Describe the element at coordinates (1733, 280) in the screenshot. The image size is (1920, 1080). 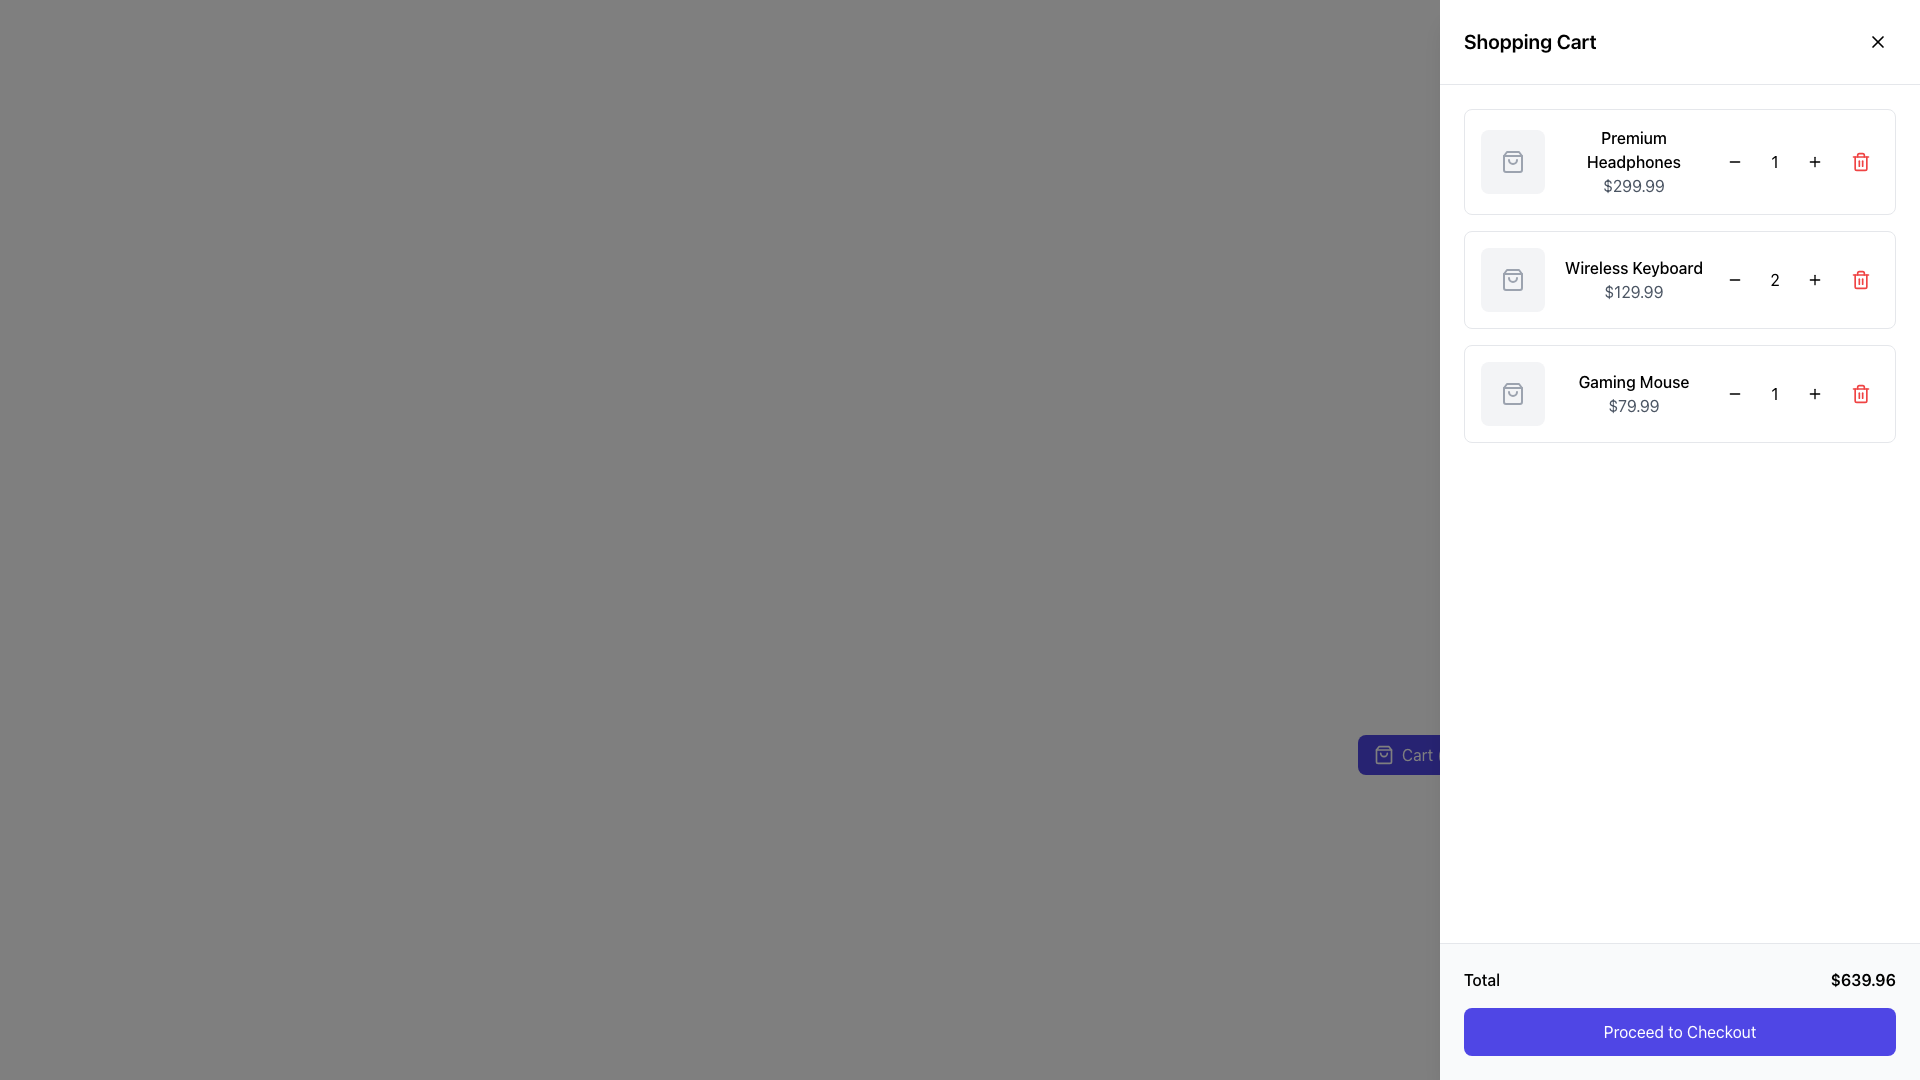
I see `the decrement button (minus icon) for the 'Wireless Keyboard' item in the shopping cart to decrease the quantity` at that location.